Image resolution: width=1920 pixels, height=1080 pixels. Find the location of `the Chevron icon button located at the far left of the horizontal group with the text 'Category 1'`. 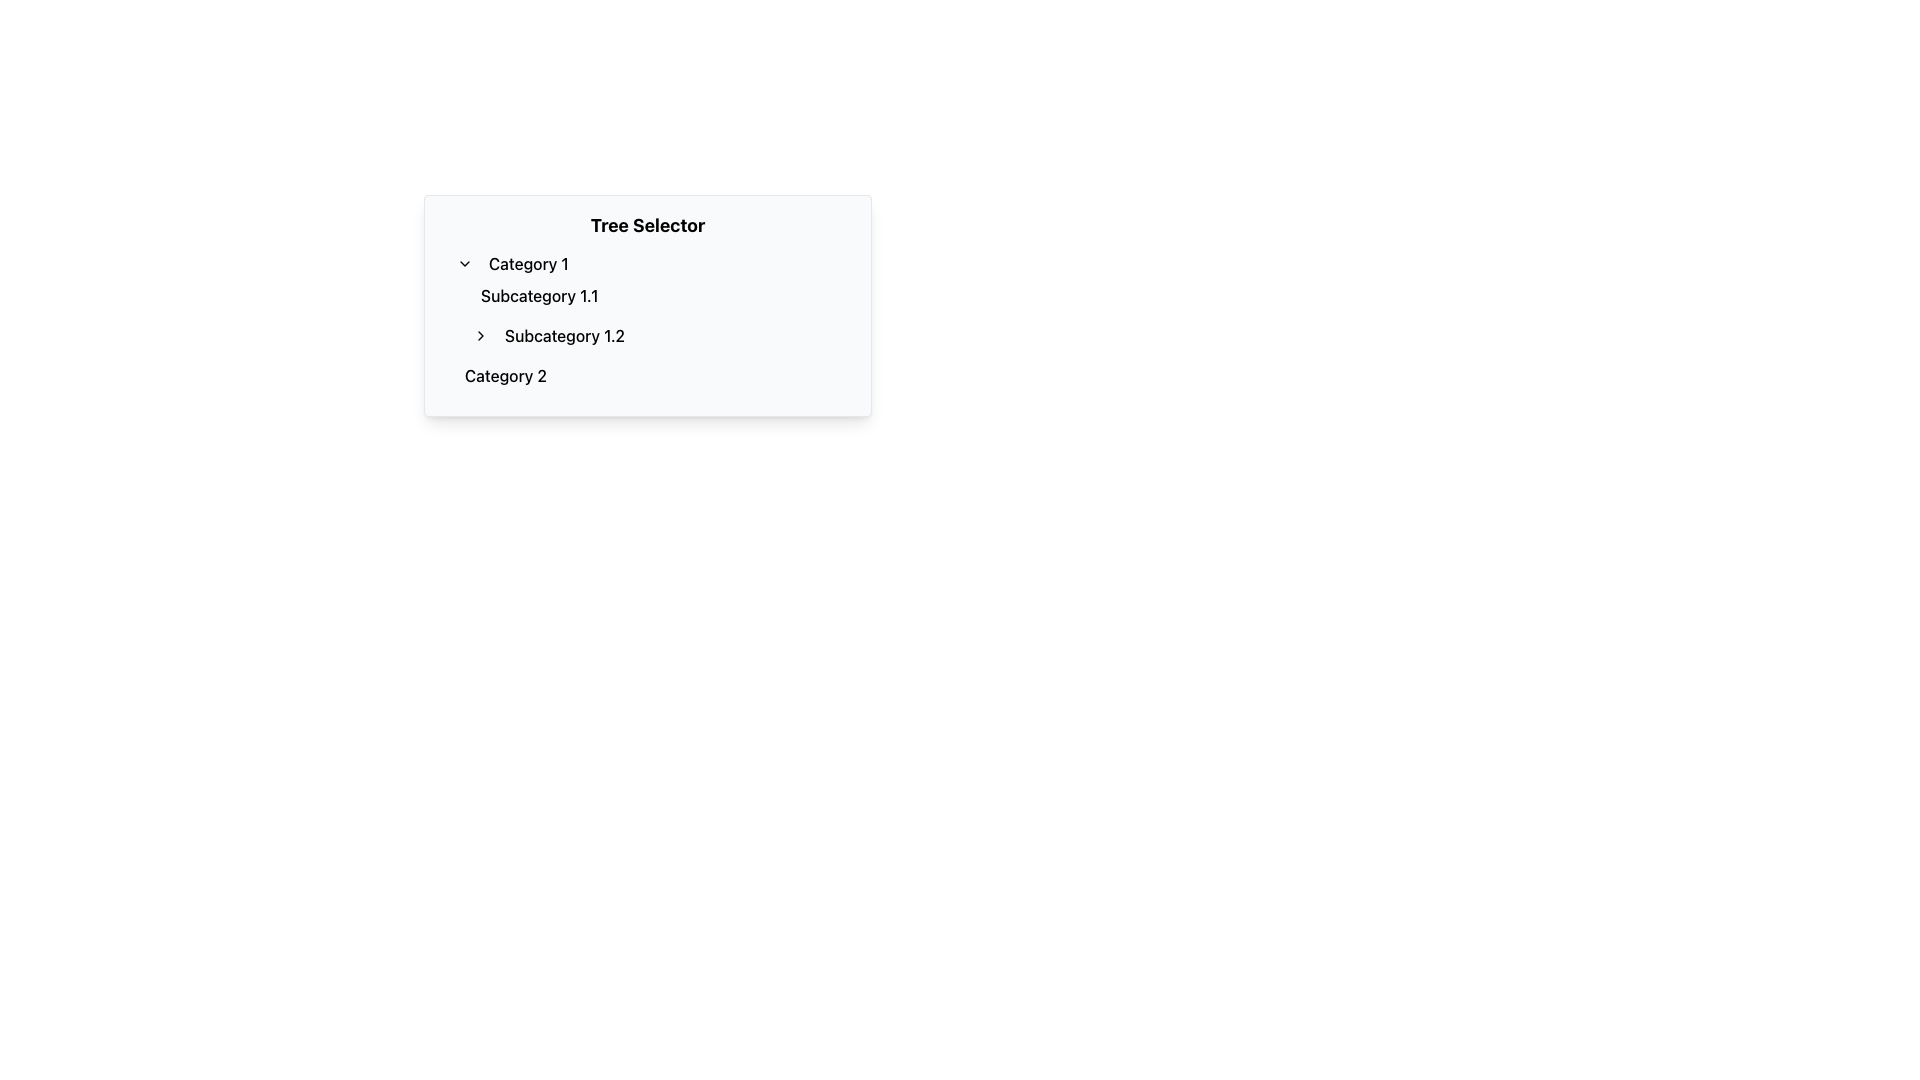

the Chevron icon button located at the far left of the horizontal group with the text 'Category 1' is located at coordinates (464, 262).